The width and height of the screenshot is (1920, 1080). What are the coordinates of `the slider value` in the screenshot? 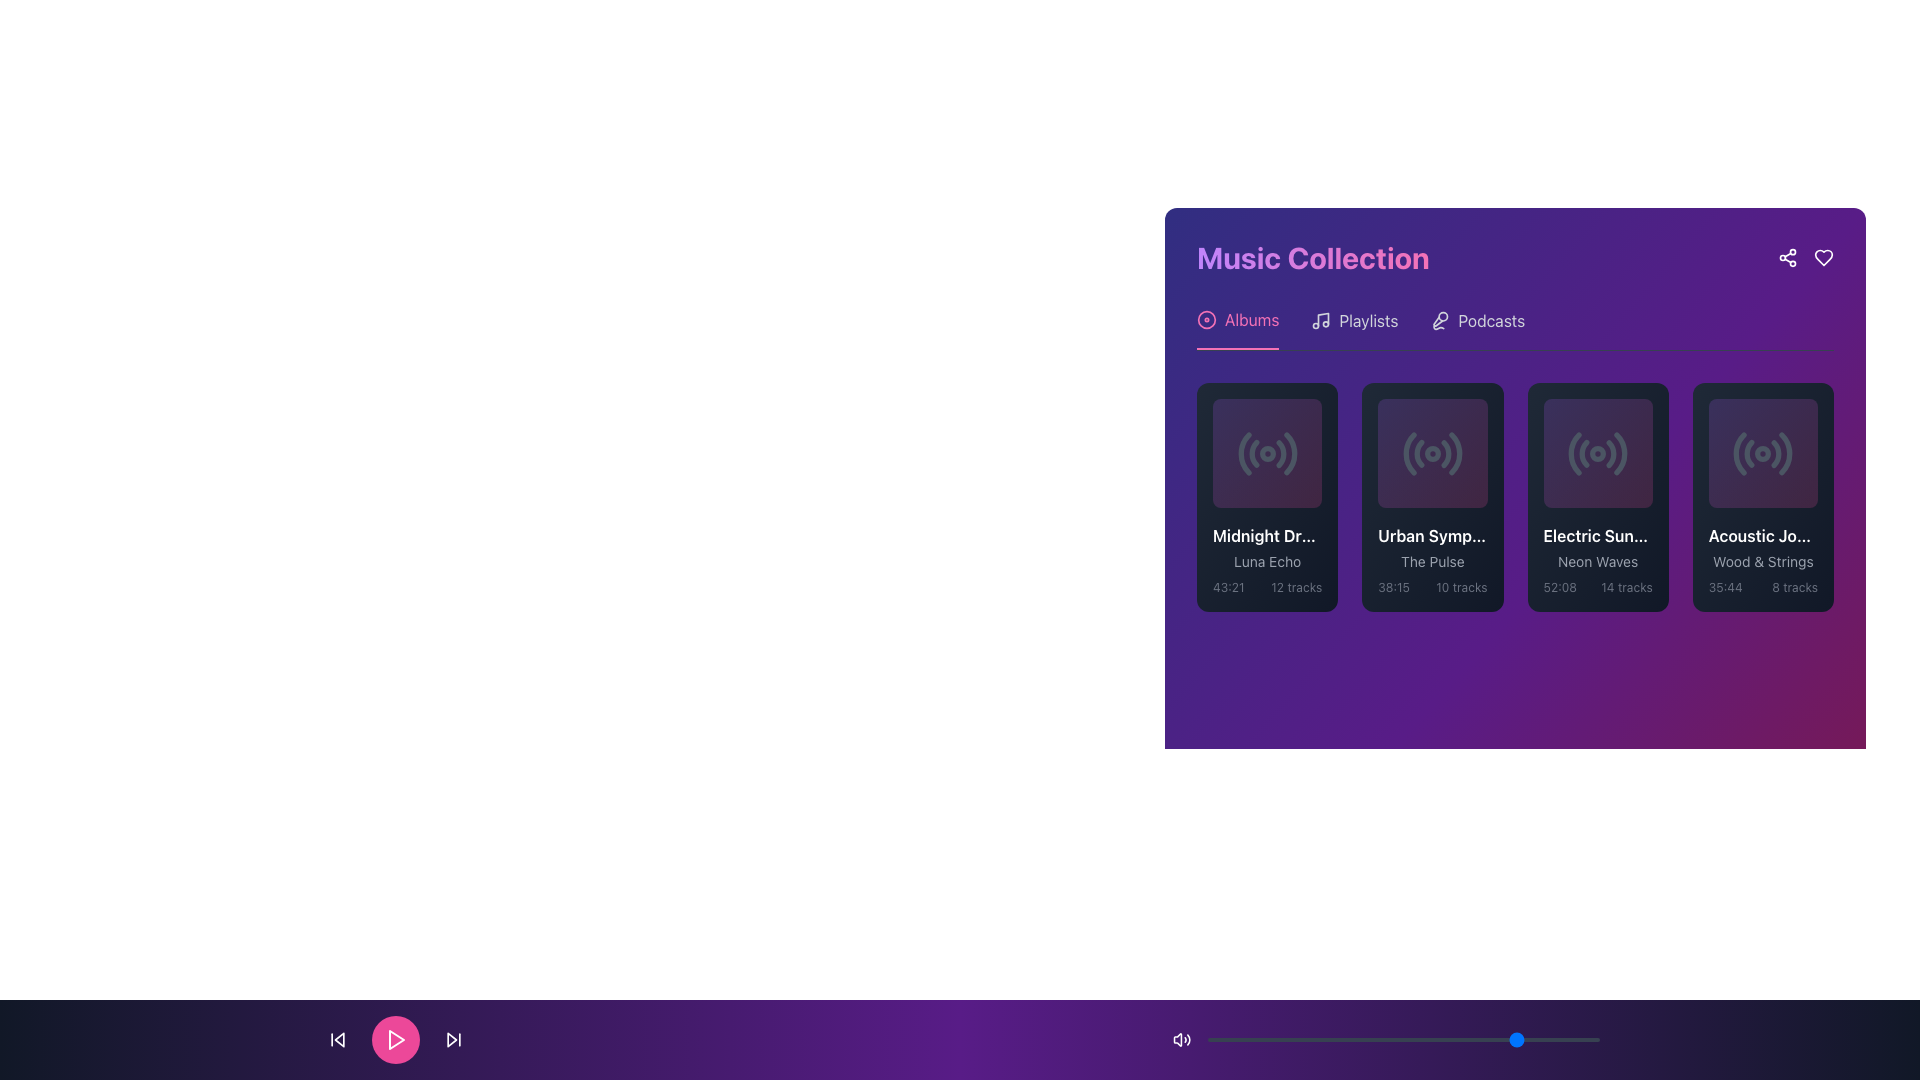 It's located at (1482, 1039).